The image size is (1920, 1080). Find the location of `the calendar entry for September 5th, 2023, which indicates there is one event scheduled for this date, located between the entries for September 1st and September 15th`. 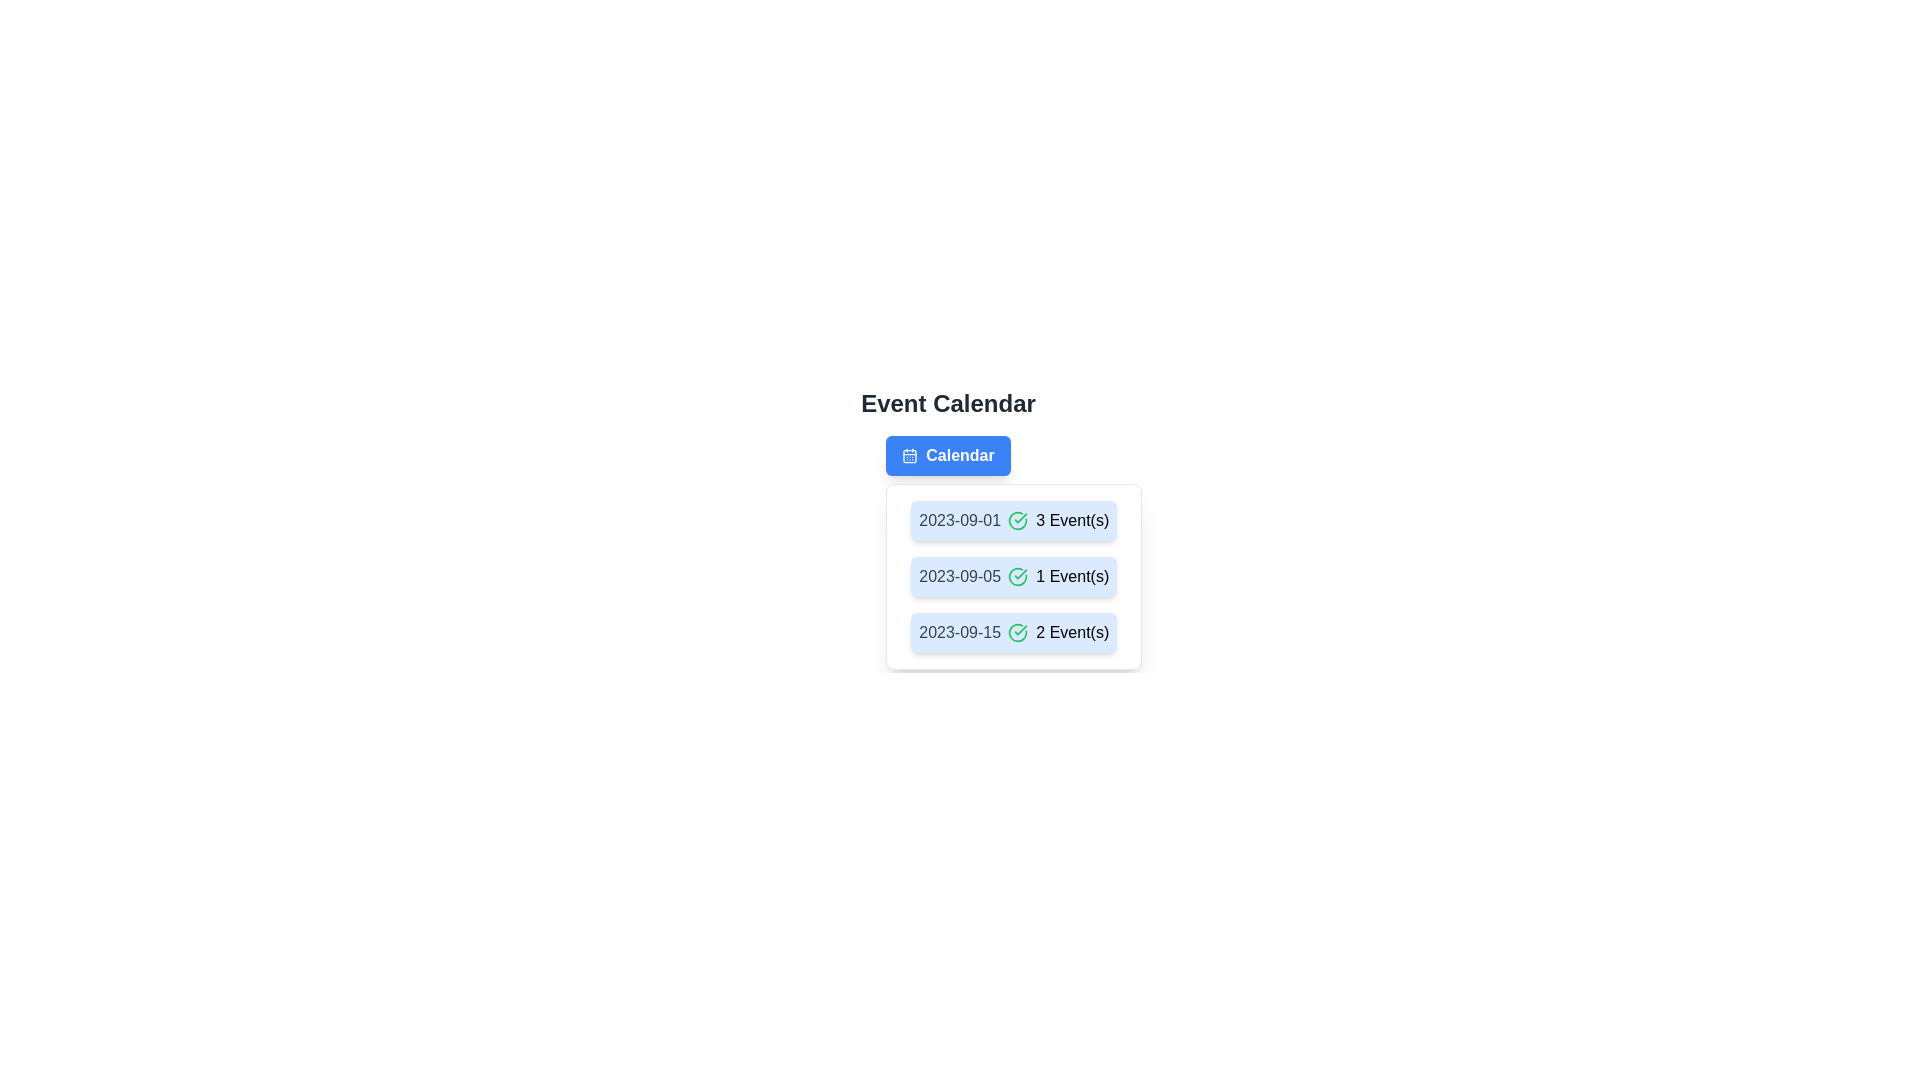

the calendar entry for September 5th, 2023, which indicates there is one event scheduled for this date, located between the entries for September 1st and September 15th is located at coordinates (1014, 577).